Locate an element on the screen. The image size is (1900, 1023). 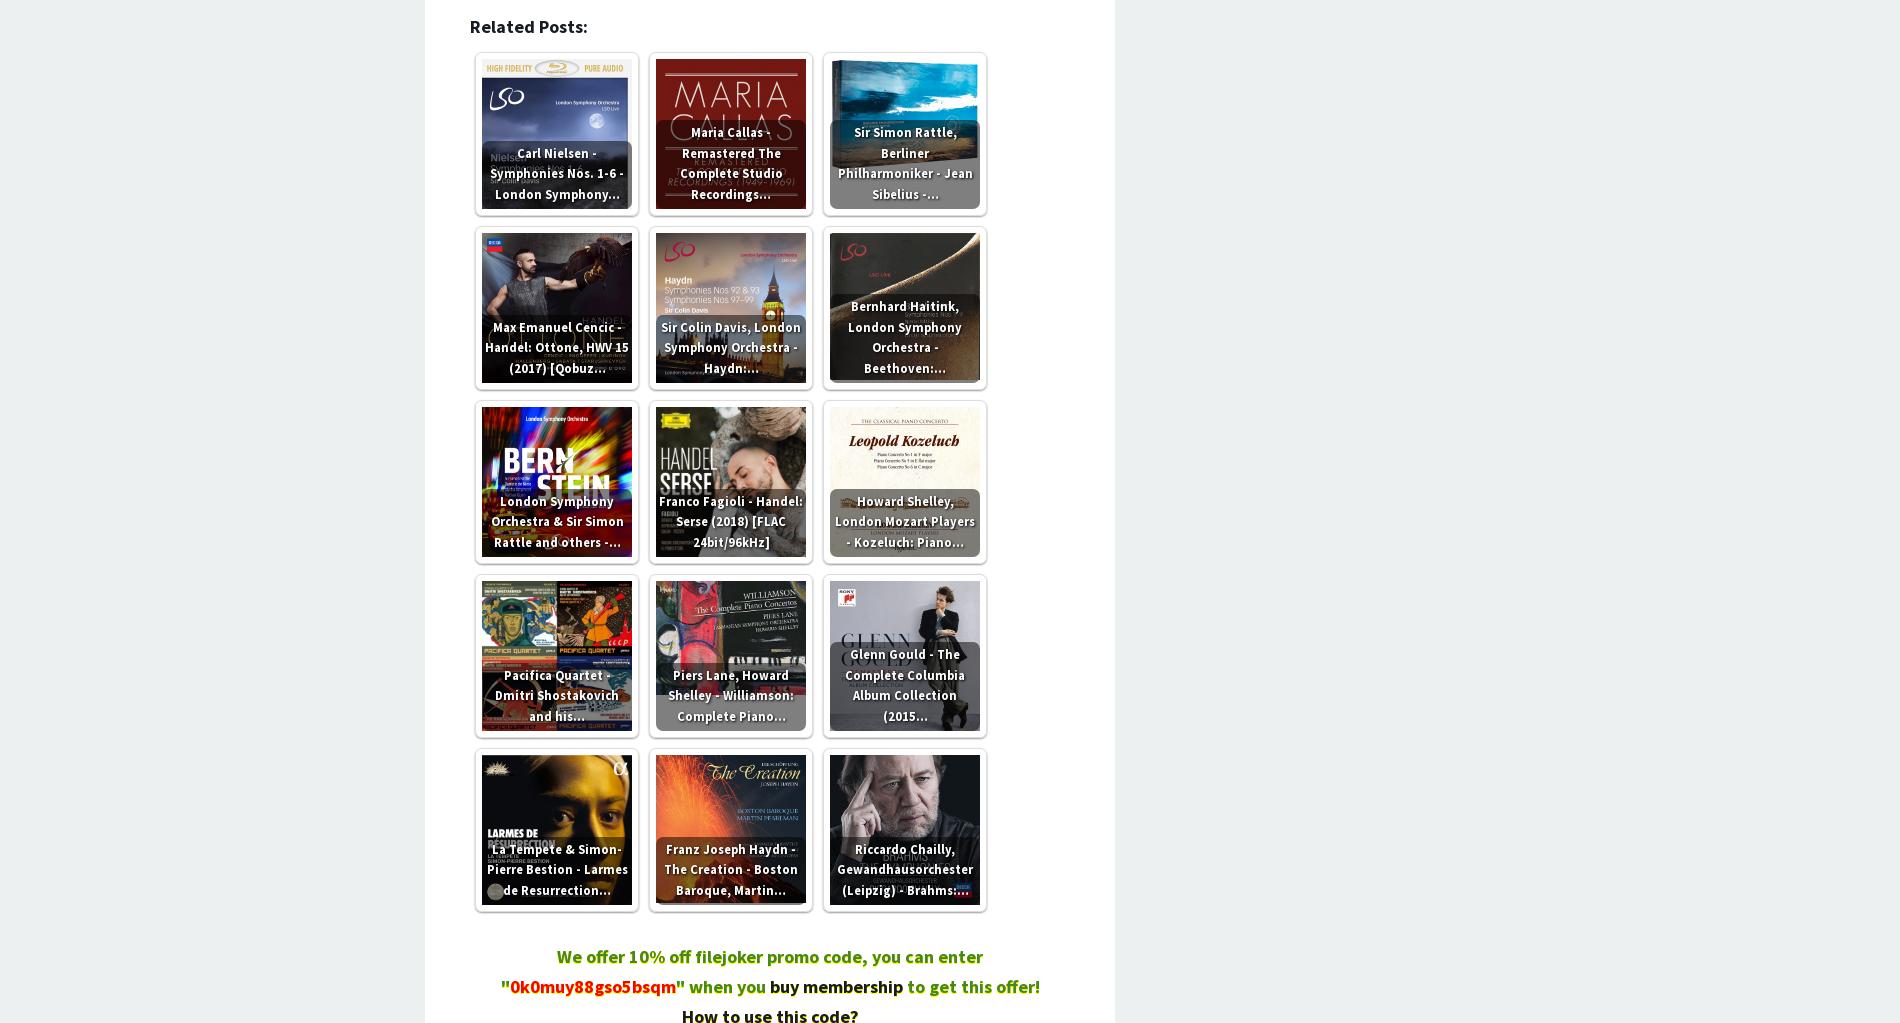
'Sir Colin Davis, London Symphony Orchestra - Haydn:…' is located at coordinates (661, 347).